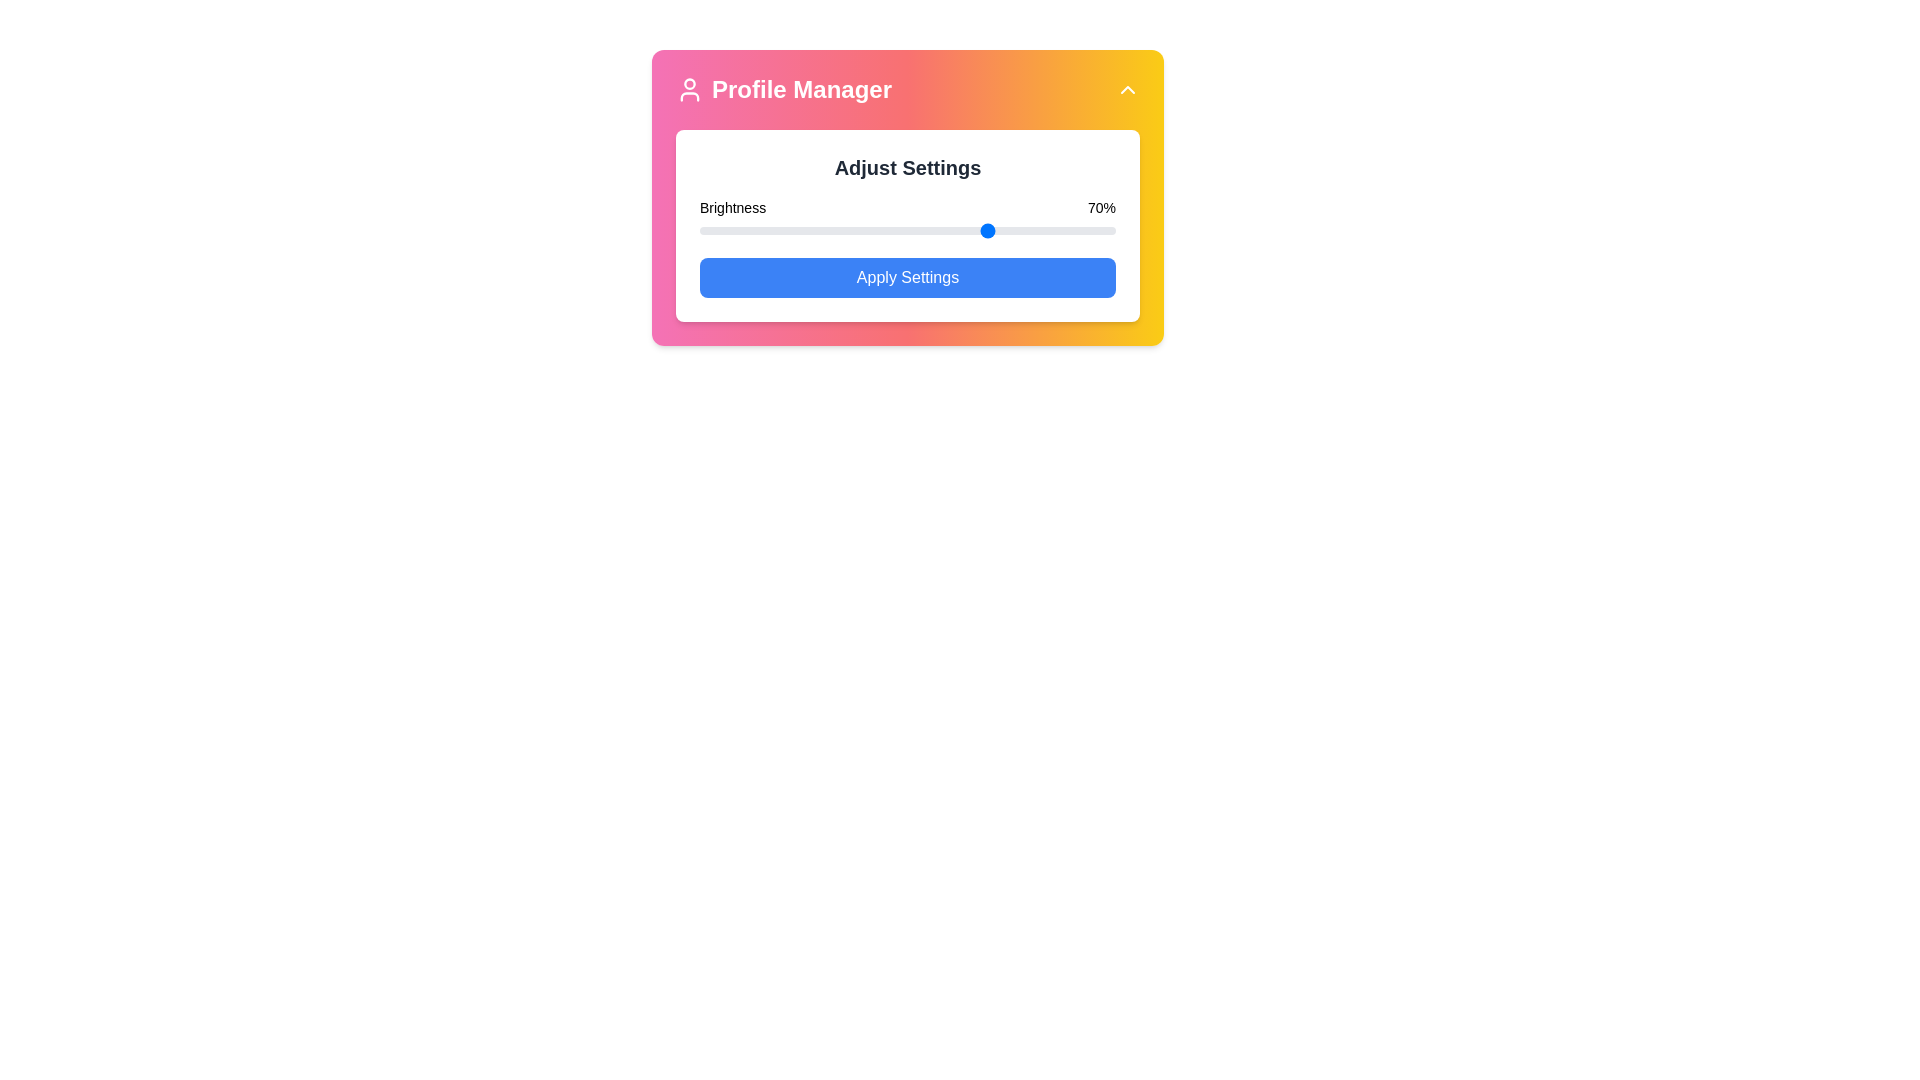 Image resolution: width=1920 pixels, height=1080 pixels. Describe the element at coordinates (1100, 208) in the screenshot. I see `the Text Label displaying '70%' in black font, which is located in the brightness control area of the application` at that location.